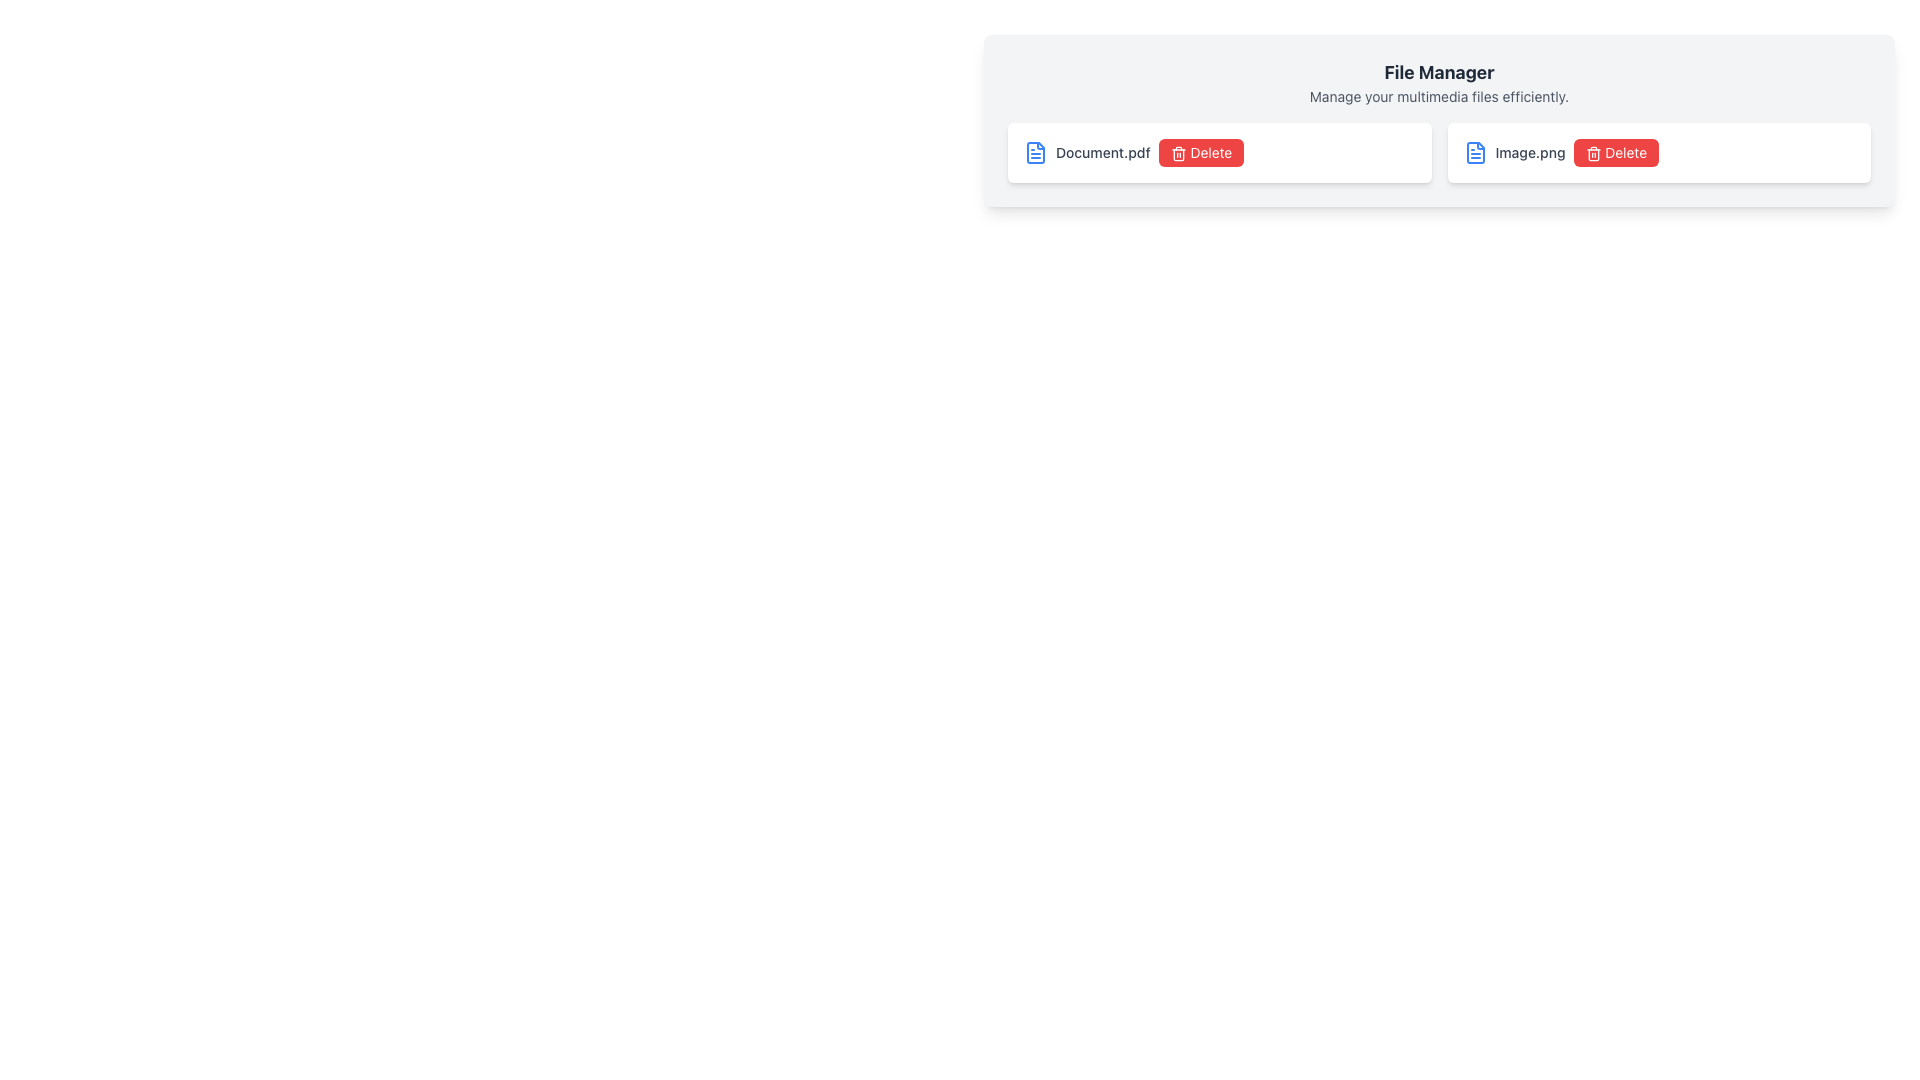  I want to click on the delete button located in the second column, adjacent to the filename label 'Image.png', so click(1616, 152).